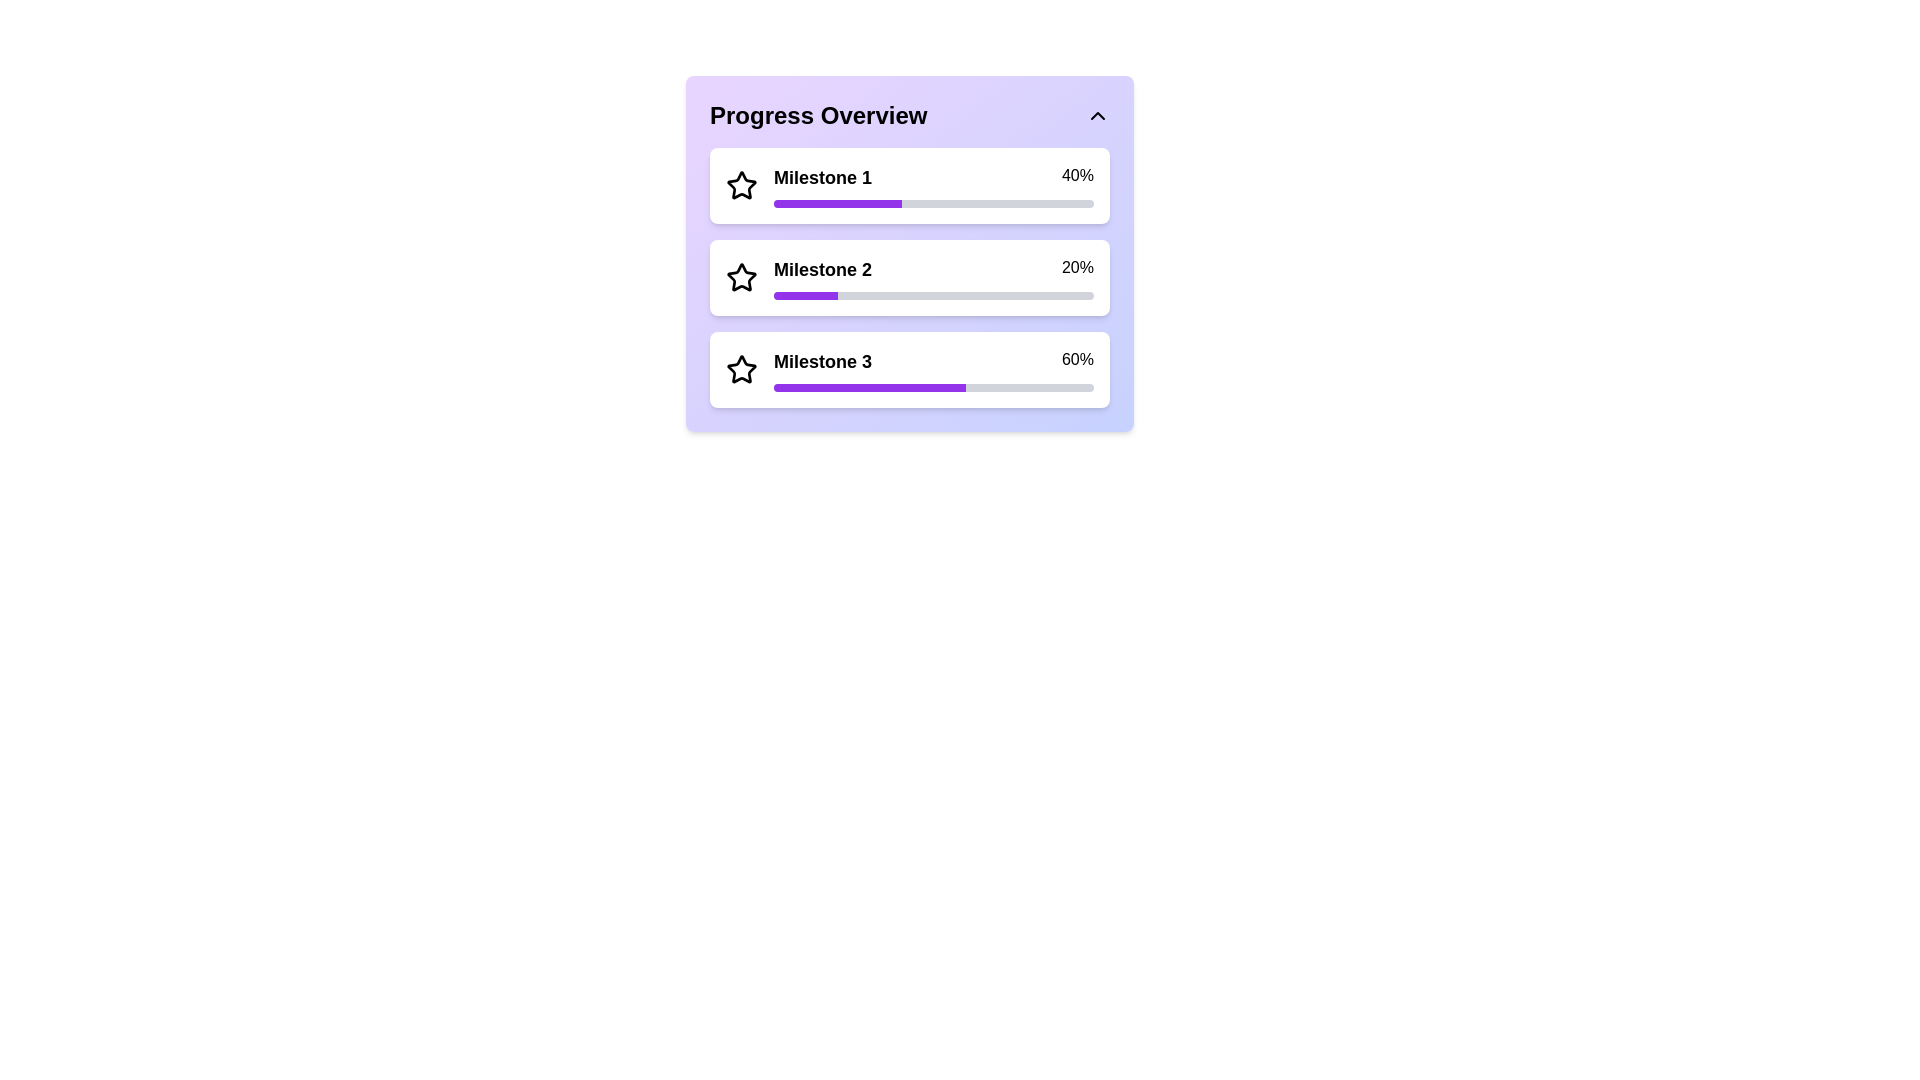 The image size is (1920, 1080). Describe the element at coordinates (933, 277) in the screenshot. I see `the progress bar for 'Milestone 2'` at that location.